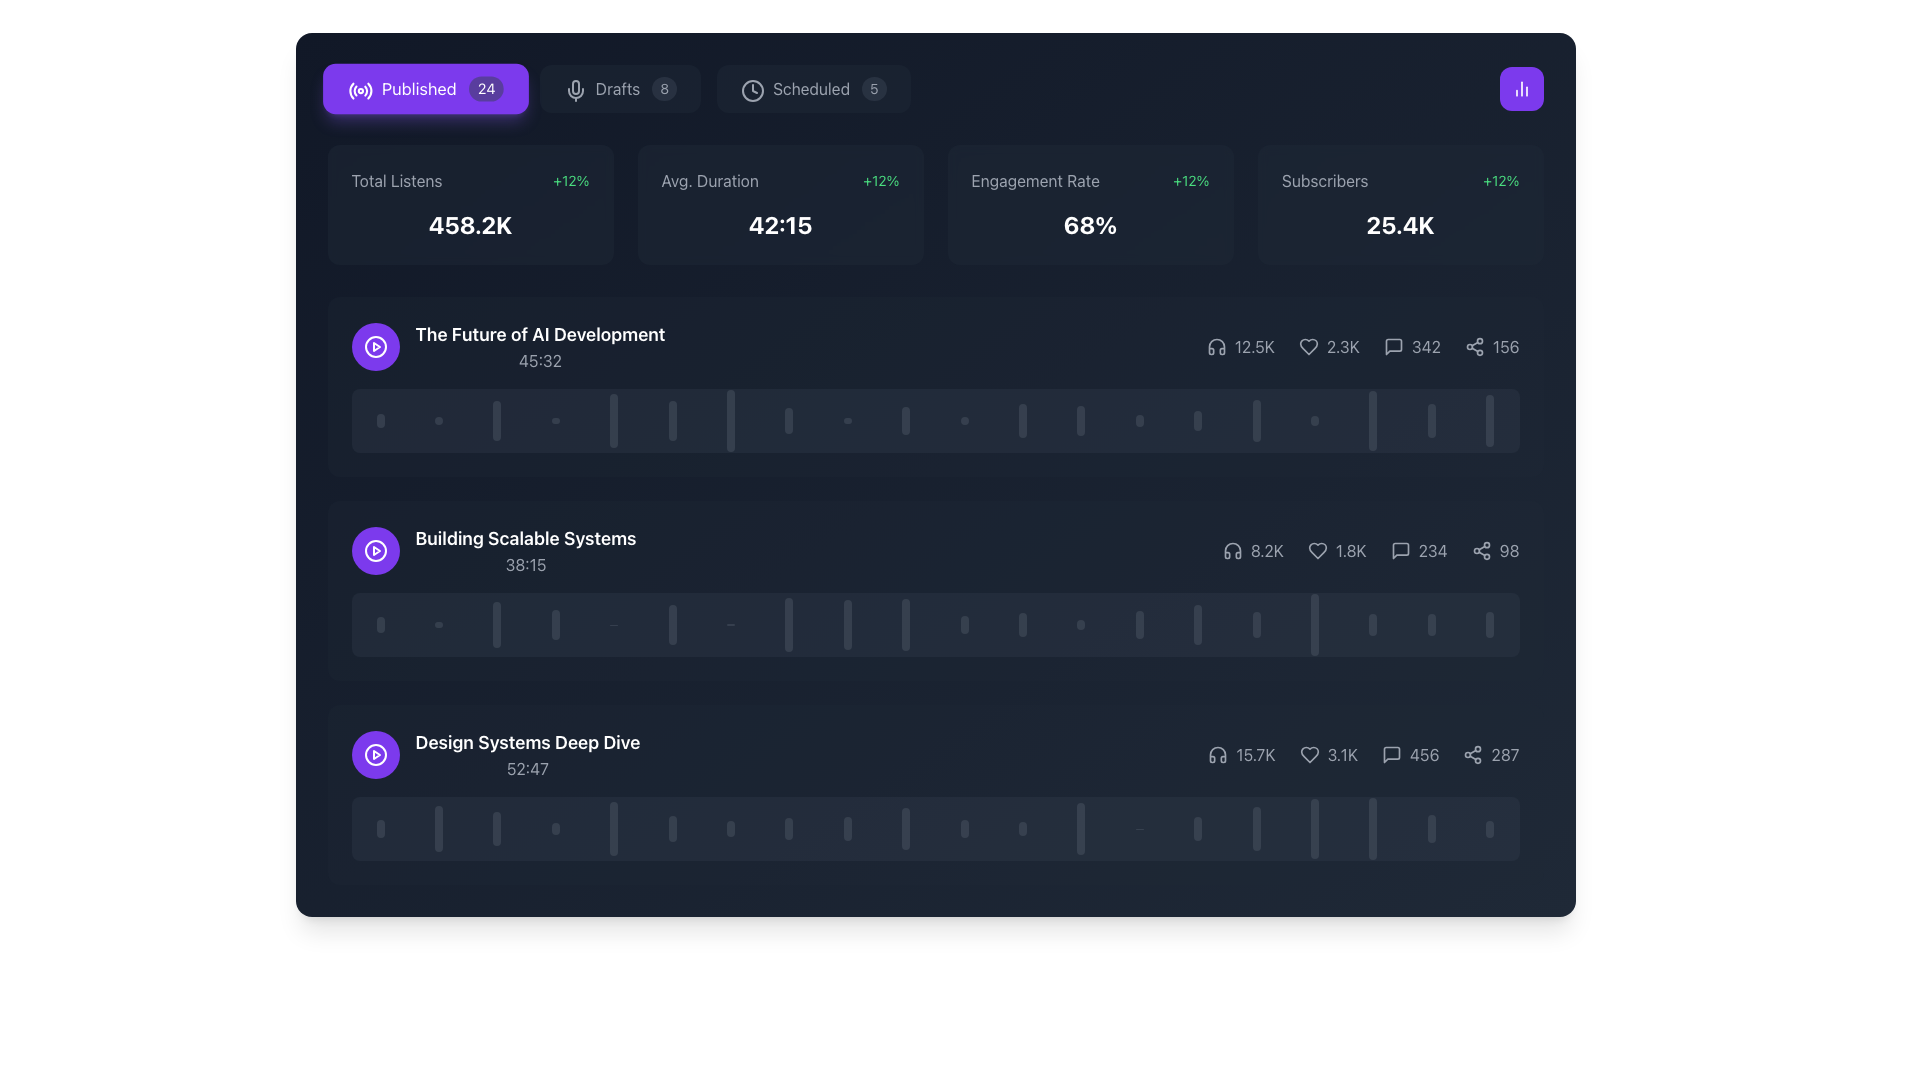 This screenshot has width=1920, height=1080. What do you see at coordinates (880, 181) in the screenshot?
I see `the Text label that provides percentage change information related to the 'Avg. Duration' metric, located to the right of the 'Avg. Duration' text` at bounding box center [880, 181].